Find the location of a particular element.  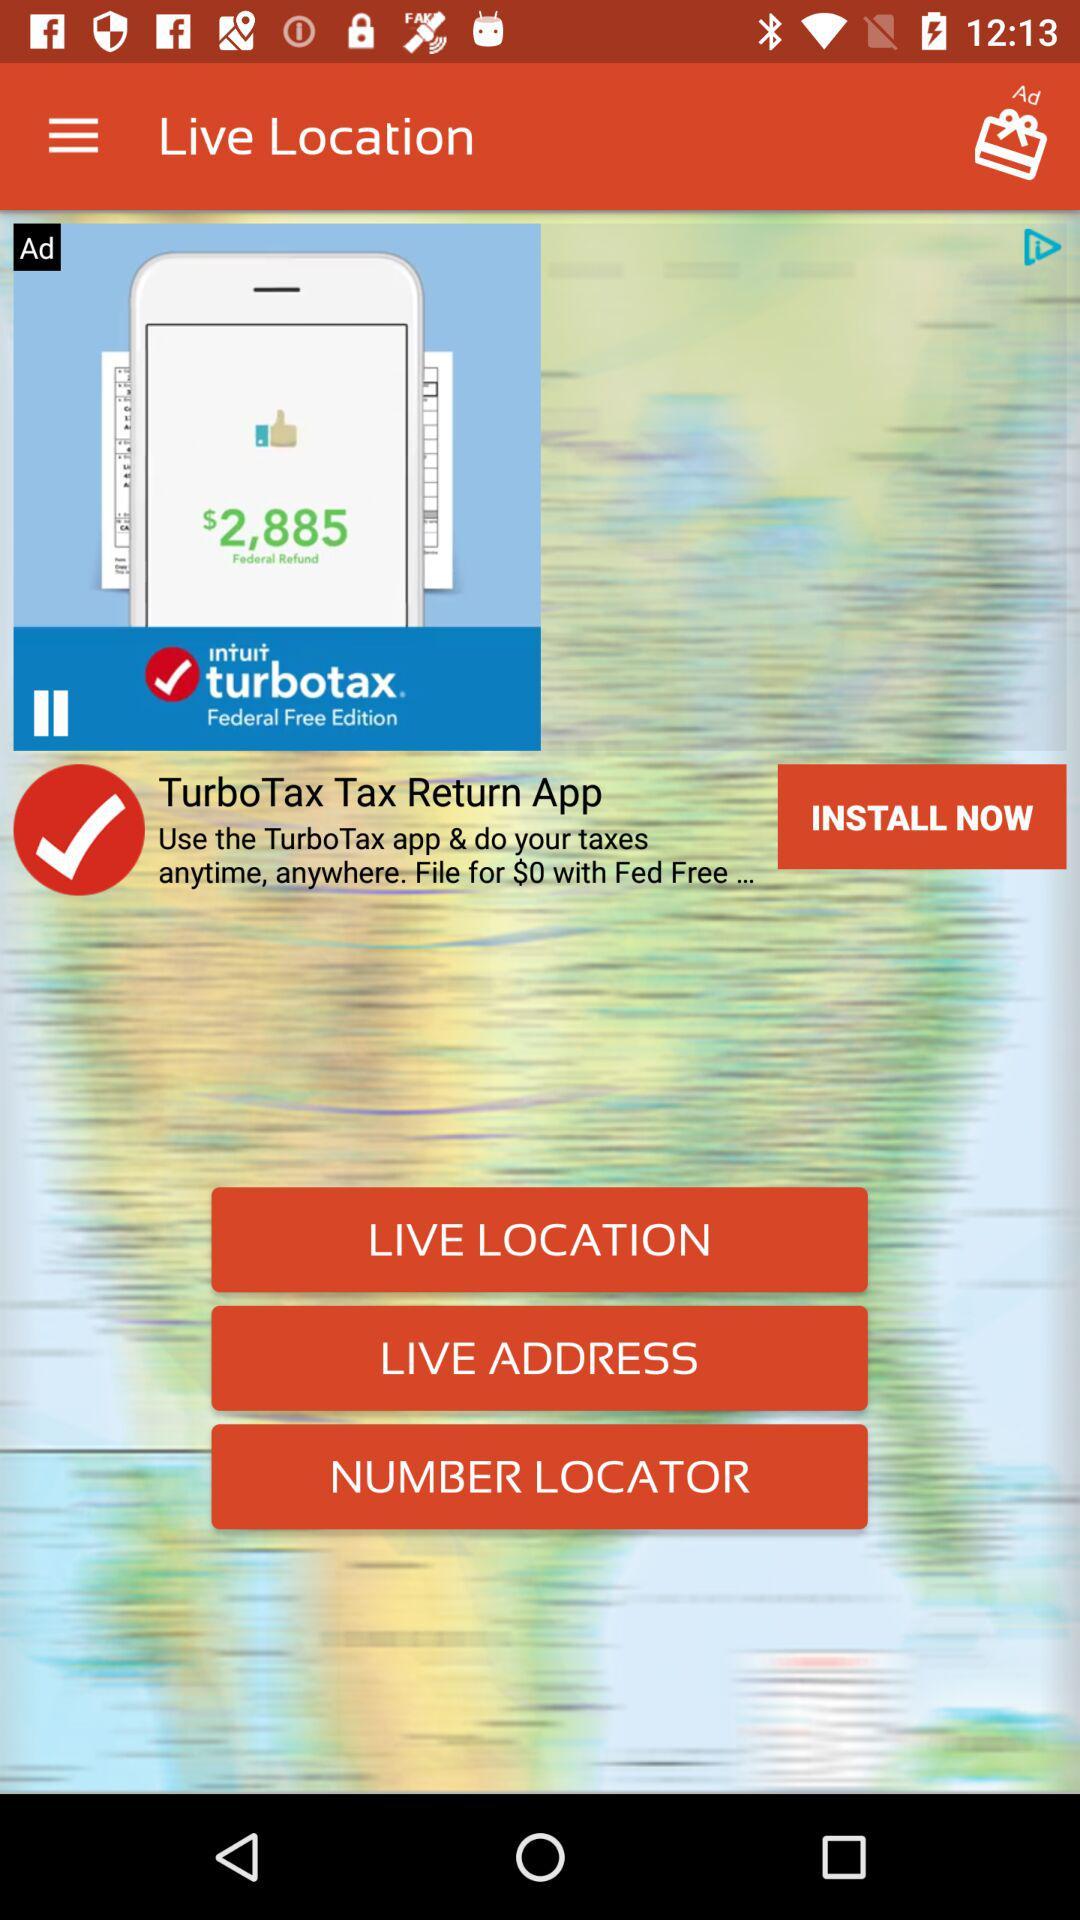

play is located at coordinates (49, 713).